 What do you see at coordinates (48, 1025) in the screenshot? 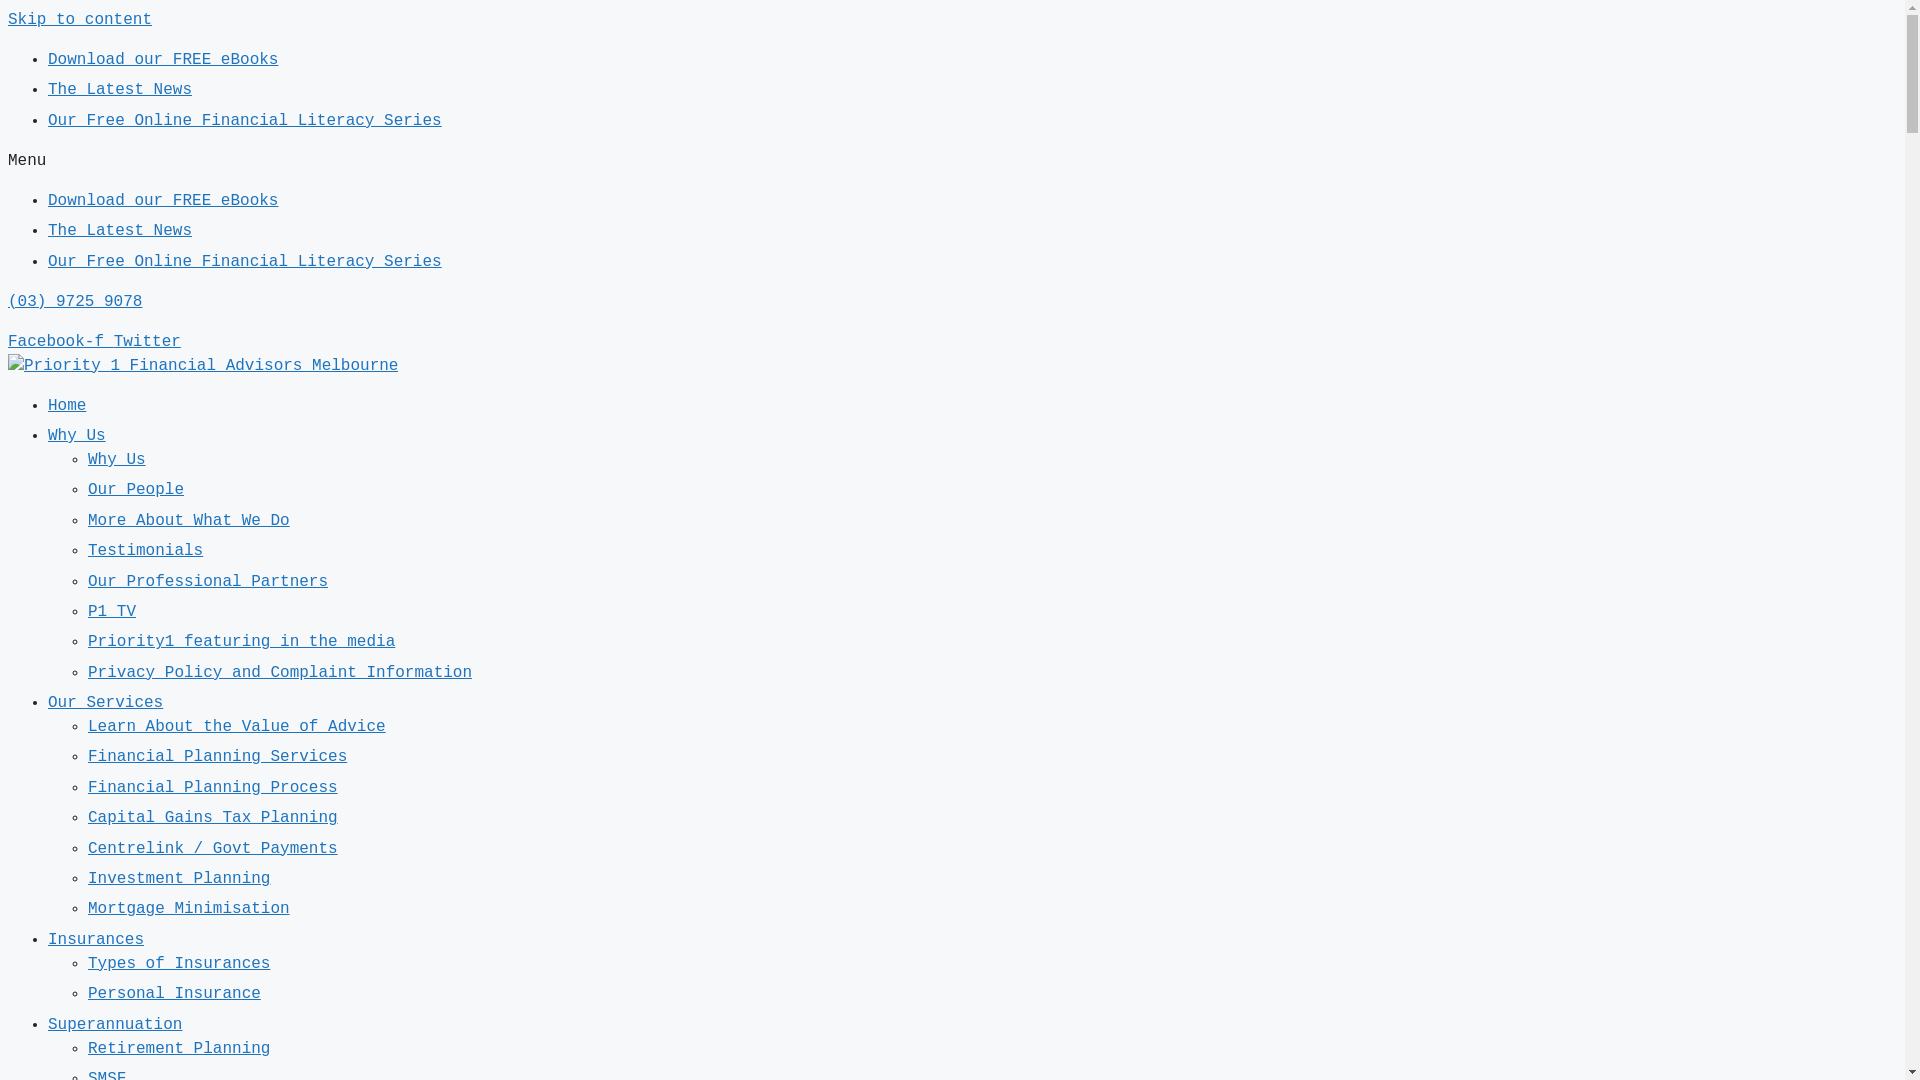
I see `'Superannuation'` at bounding box center [48, 1025].